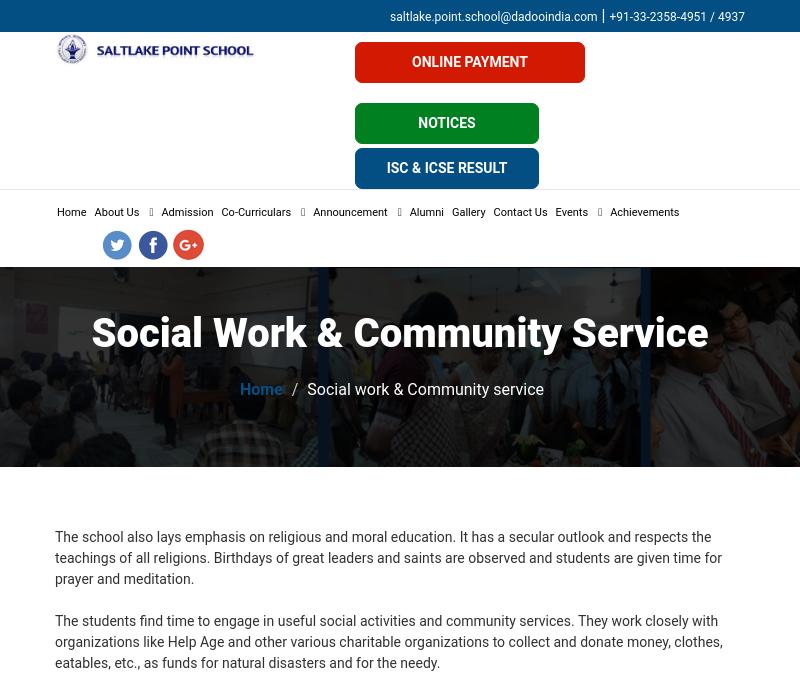 This screenshot has height=690, width=800. What do you see at coordinates (387, 558) in the screenshot?
I see `'The school also lays emphasis on religious and moral education. It has a secular outlook and respects the teachings of all religions. Birthdays of great leaders and saints are observed and students are given time for prayer and meditation.'` at bounding box center [387, 558].